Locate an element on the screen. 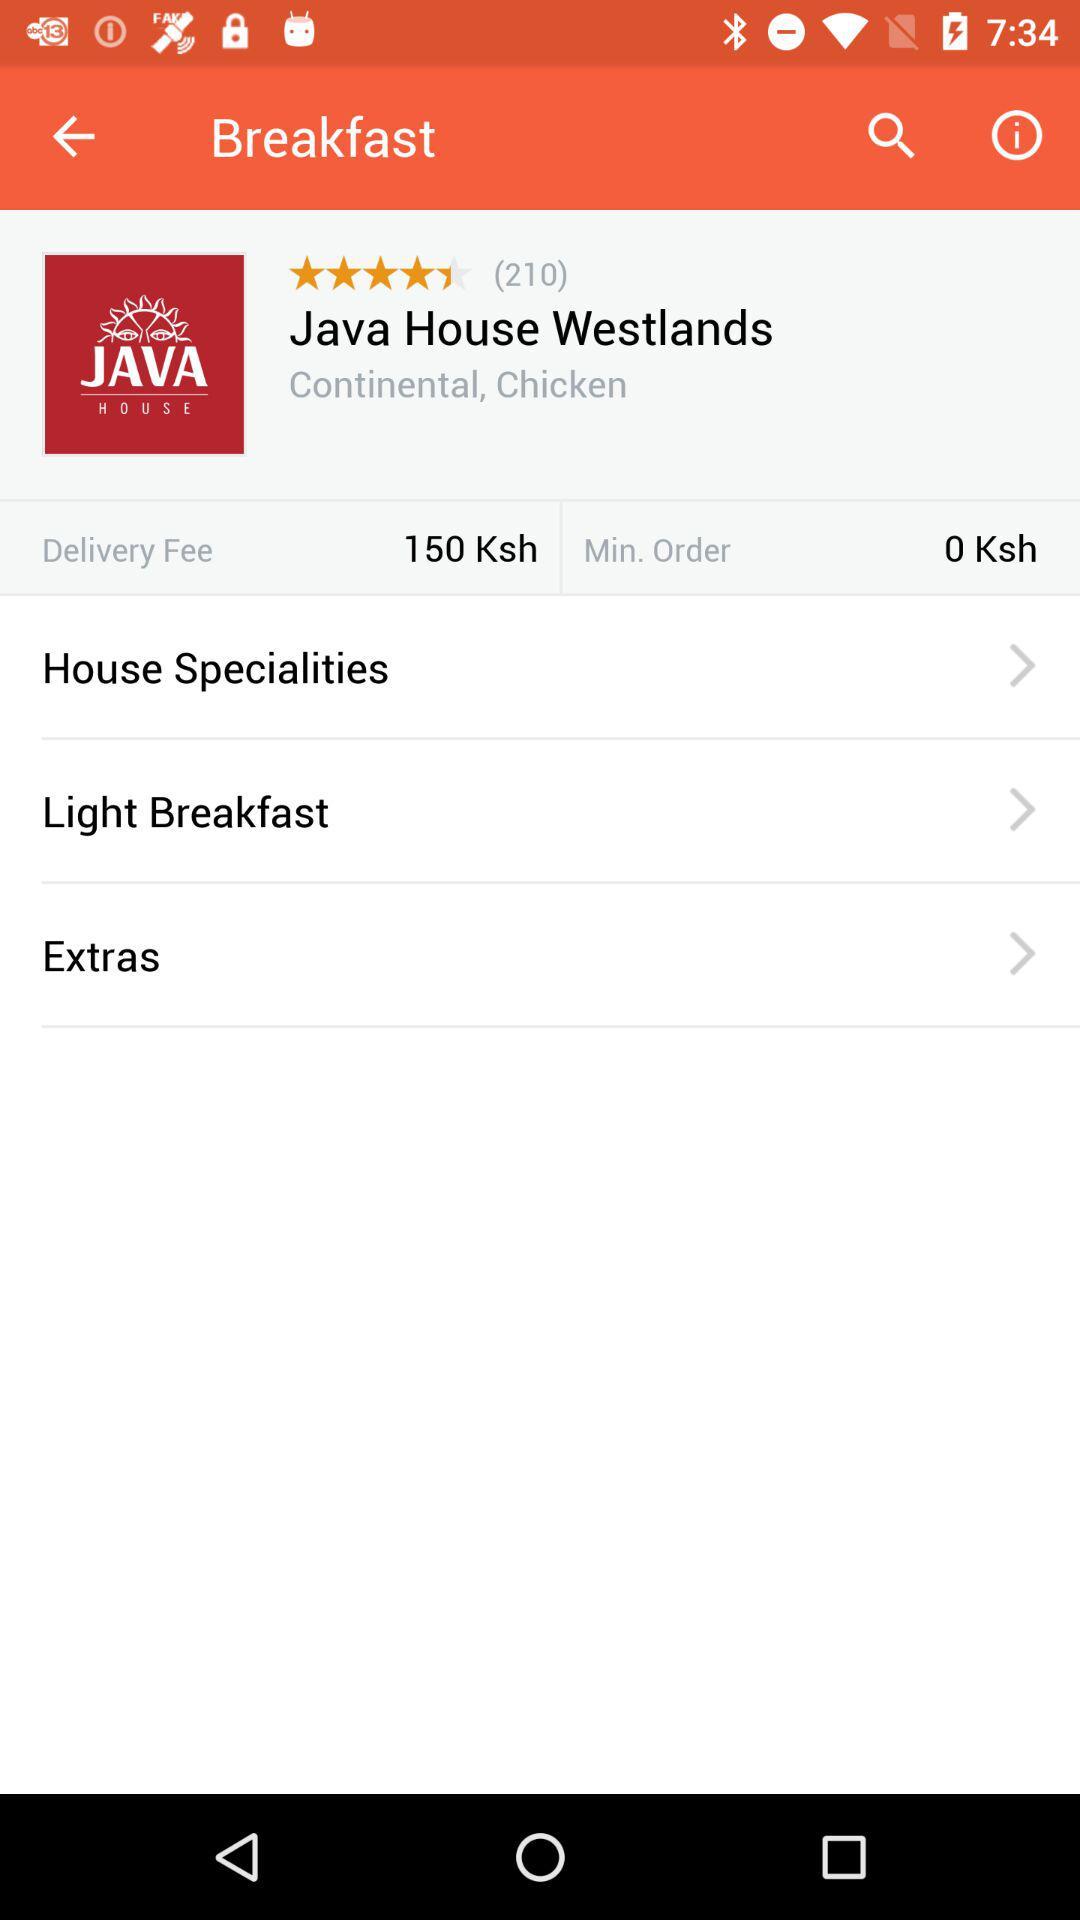  the 150 ksh is located at coordinates (470, 547).